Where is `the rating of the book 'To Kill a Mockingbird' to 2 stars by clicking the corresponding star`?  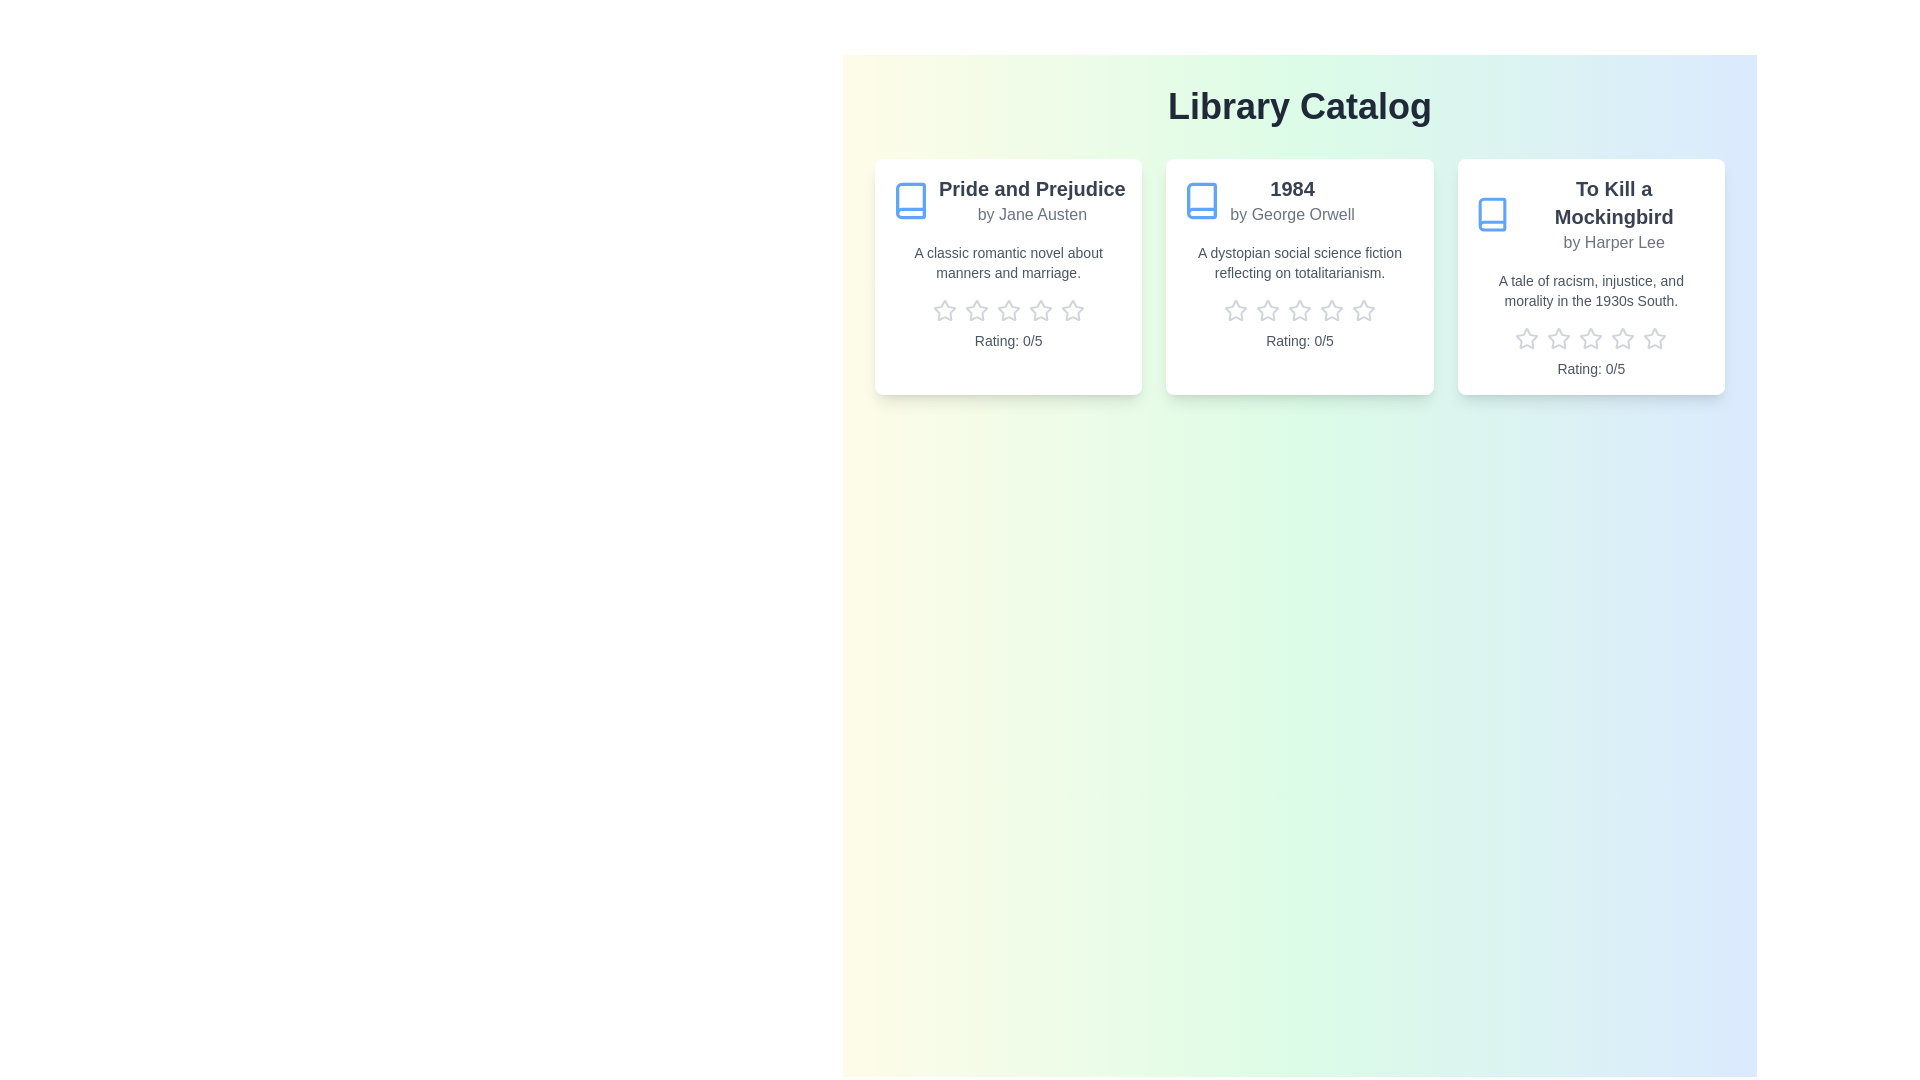
the rating of the book 'To Kill a Mockingbird' to 2 stars by clicking the corresponding star is located at coordinates (1558, 338).